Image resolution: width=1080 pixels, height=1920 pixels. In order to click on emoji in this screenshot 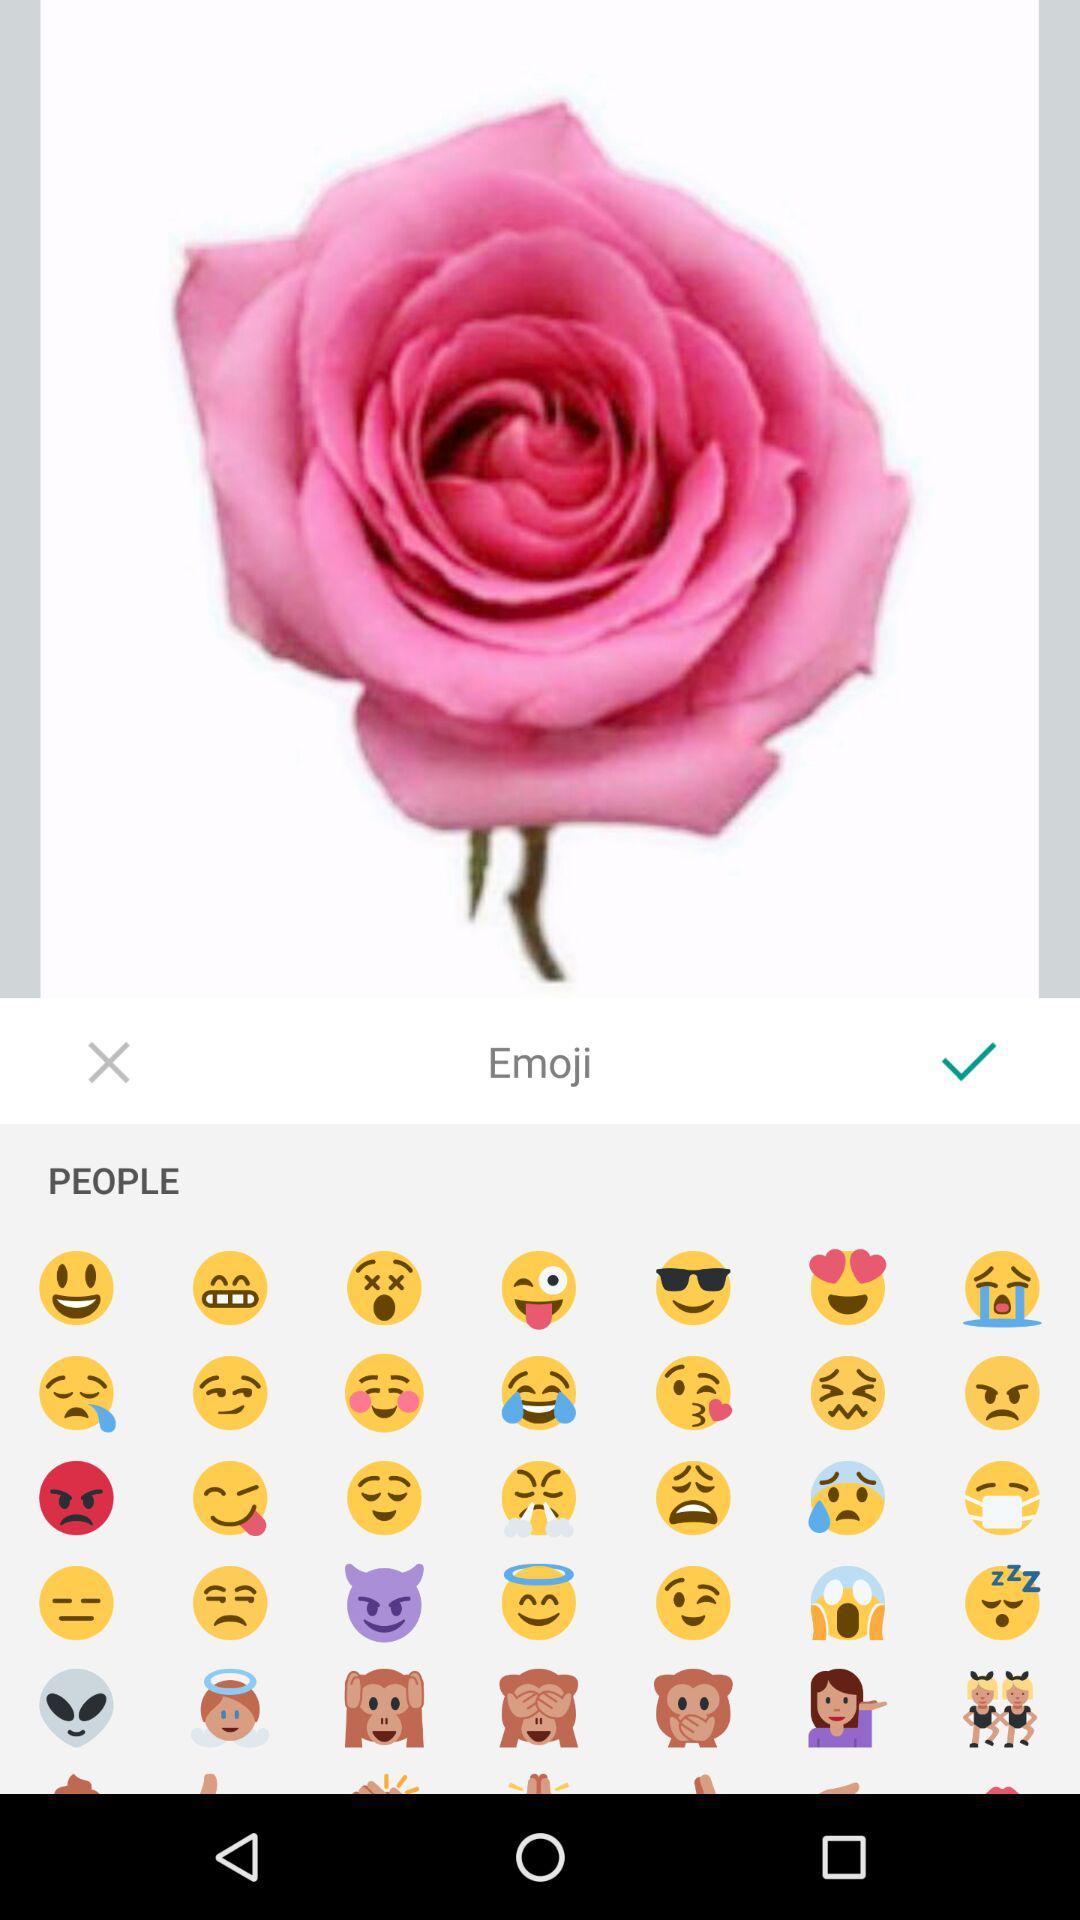, I will do `click(1002, 1498)`.